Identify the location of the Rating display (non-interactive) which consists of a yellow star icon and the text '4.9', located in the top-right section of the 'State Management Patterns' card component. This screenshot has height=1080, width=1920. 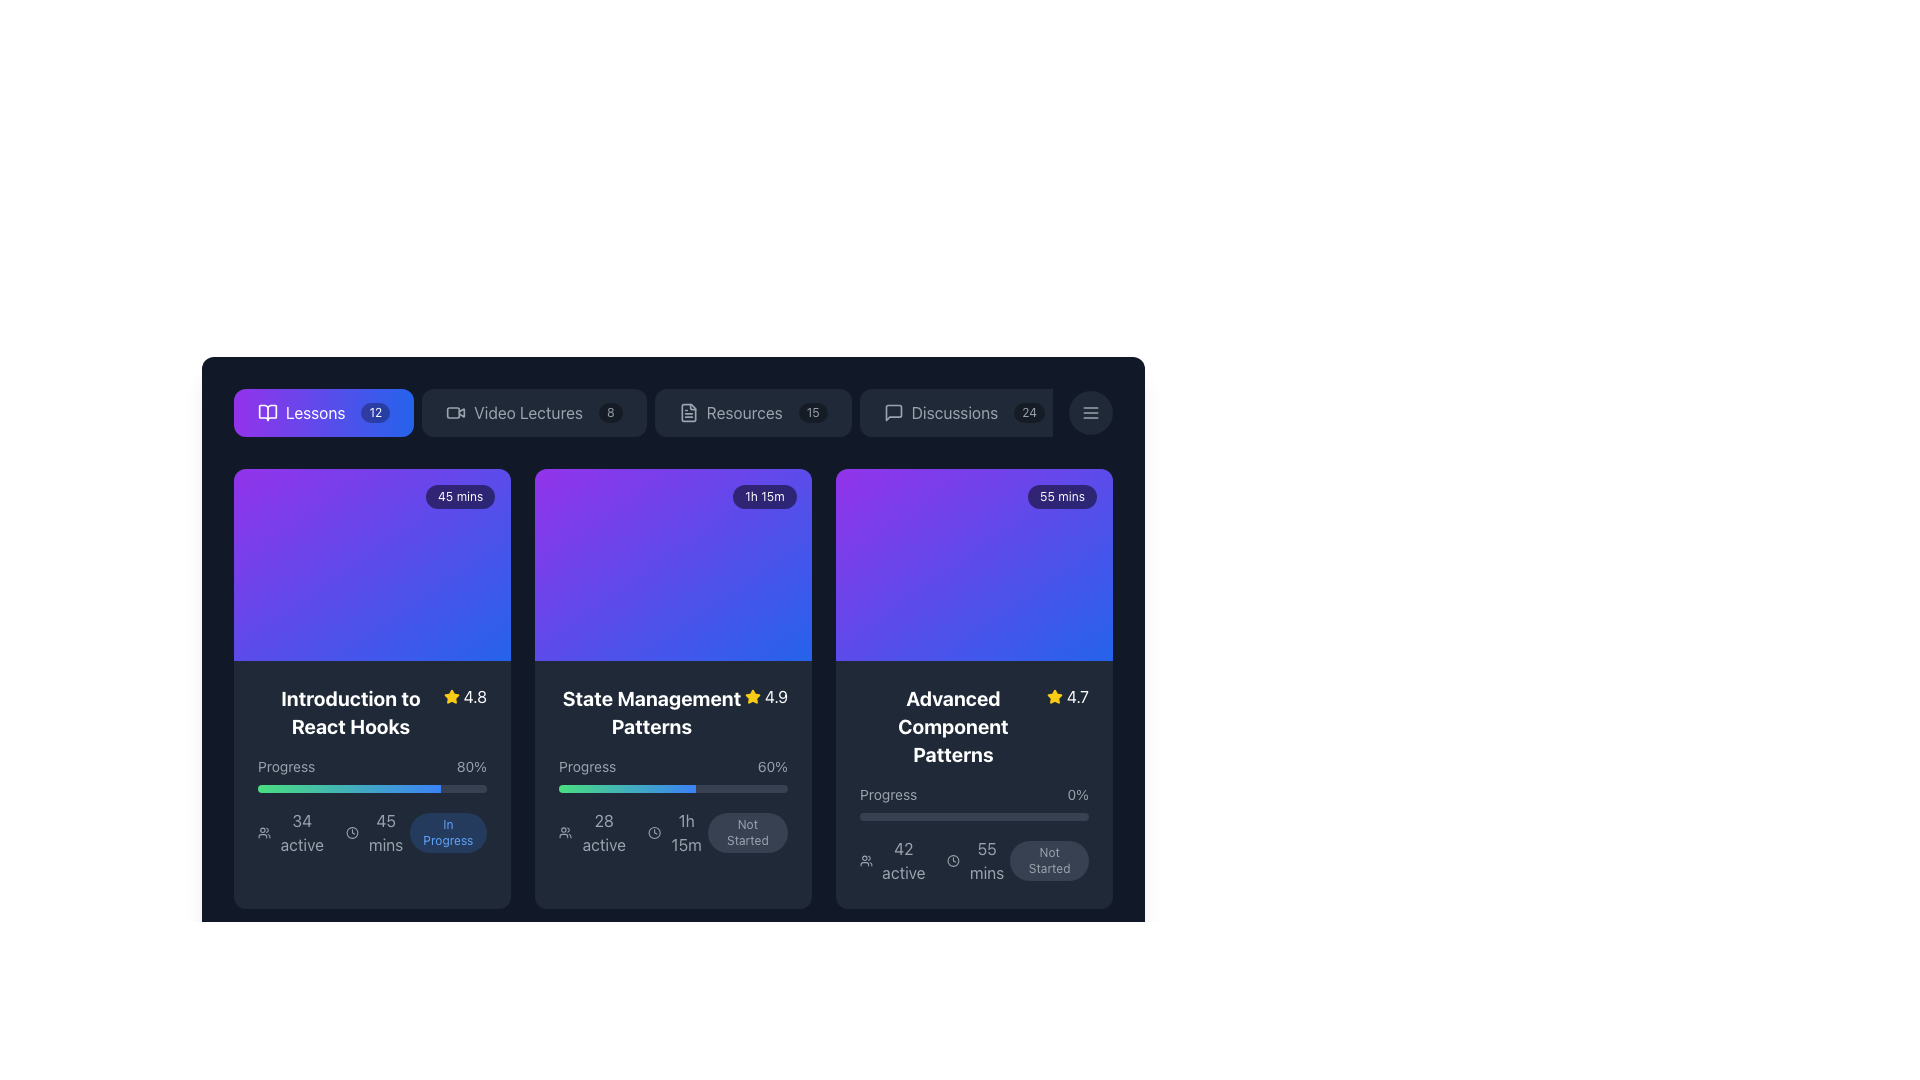
(765, 696).